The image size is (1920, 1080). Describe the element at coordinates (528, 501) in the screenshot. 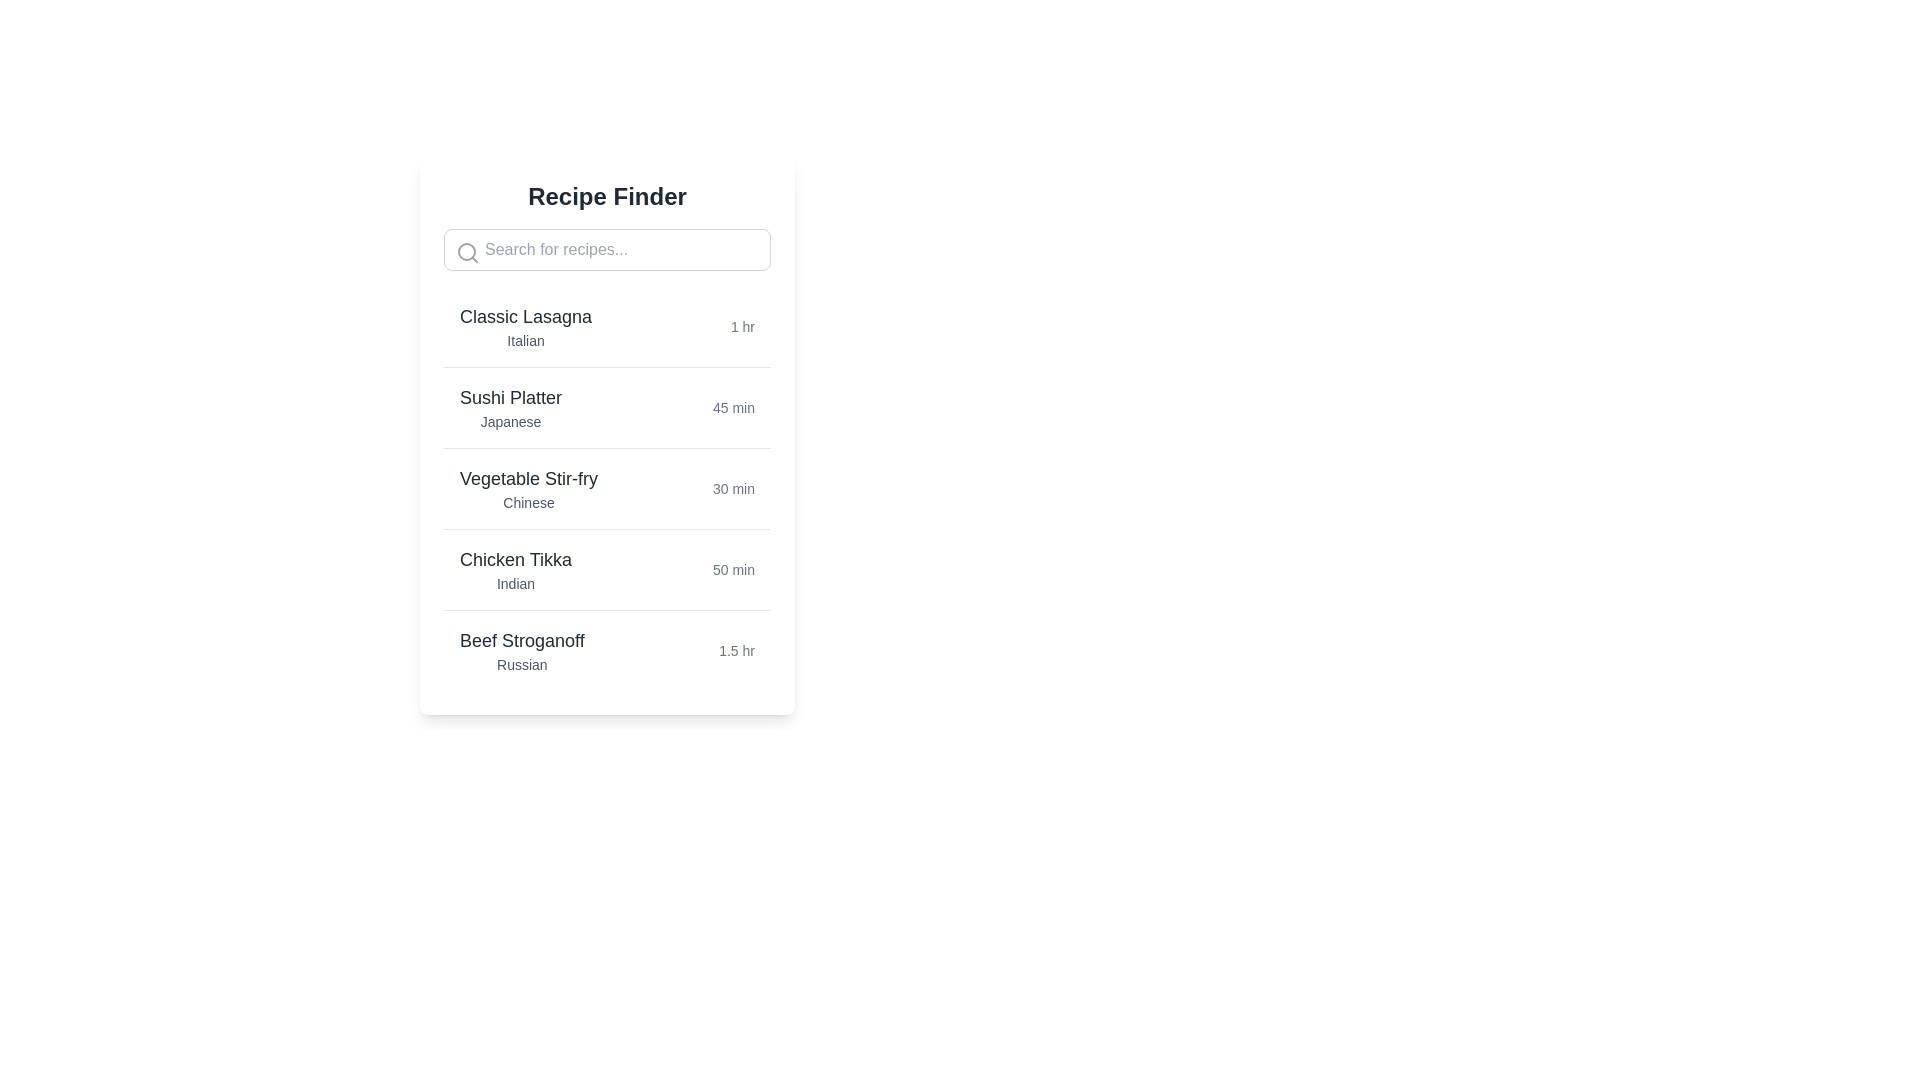

I see `the content of the text label displaying 'Chinese', which is positioned below the title 'Vegetable Stir-fry' and uses a gray color` at that location.